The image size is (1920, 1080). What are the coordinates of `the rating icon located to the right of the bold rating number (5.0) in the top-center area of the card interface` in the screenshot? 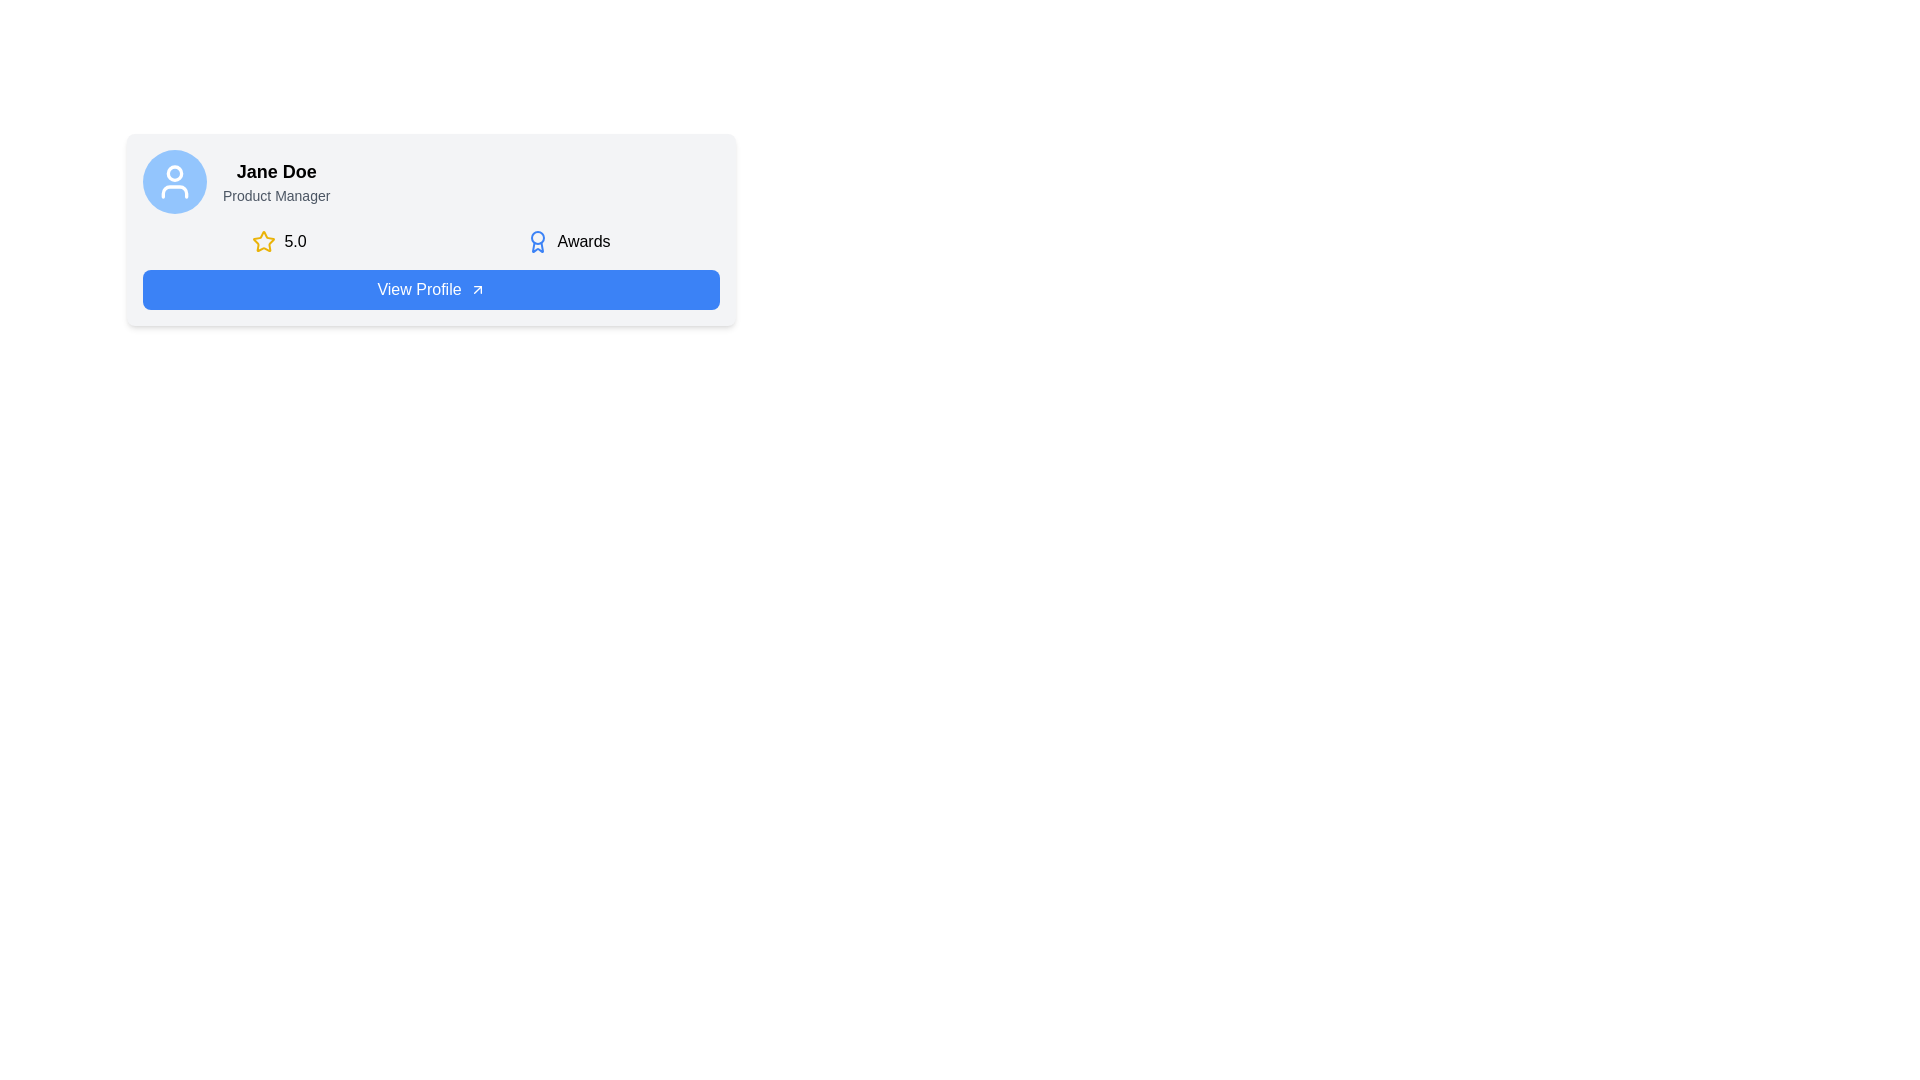 It's located at (263, 241).